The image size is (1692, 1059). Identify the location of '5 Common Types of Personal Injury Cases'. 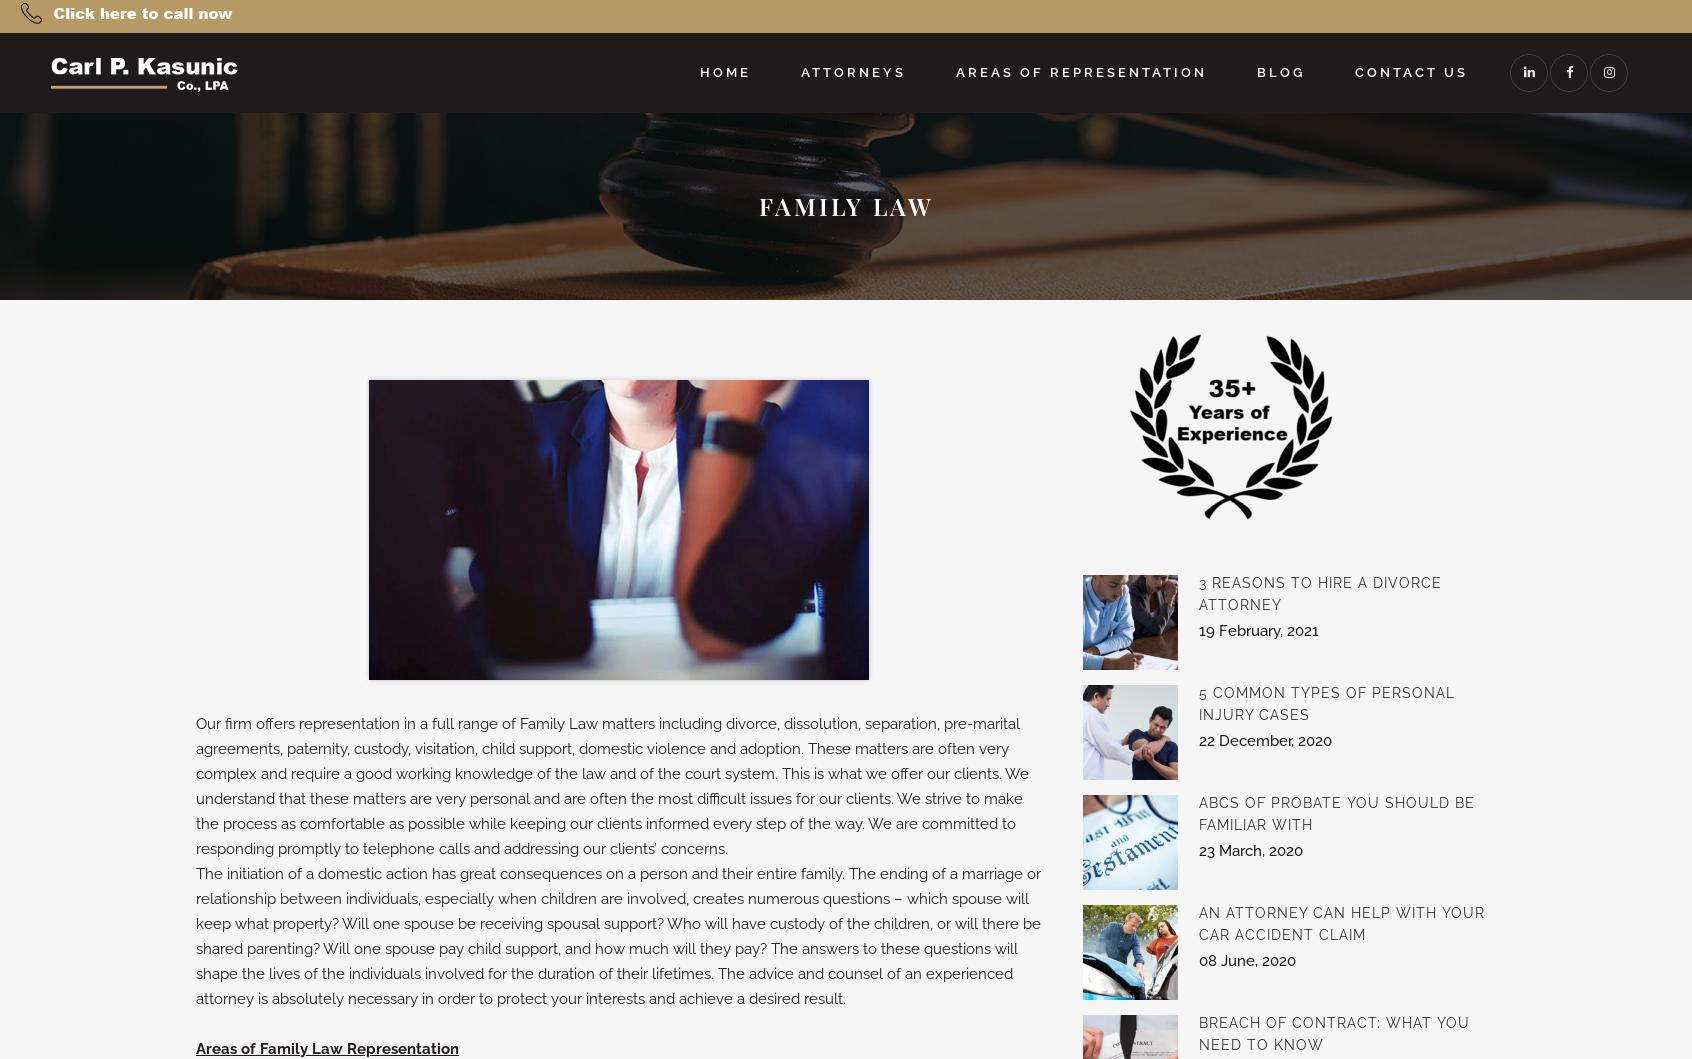
(1325, 704).